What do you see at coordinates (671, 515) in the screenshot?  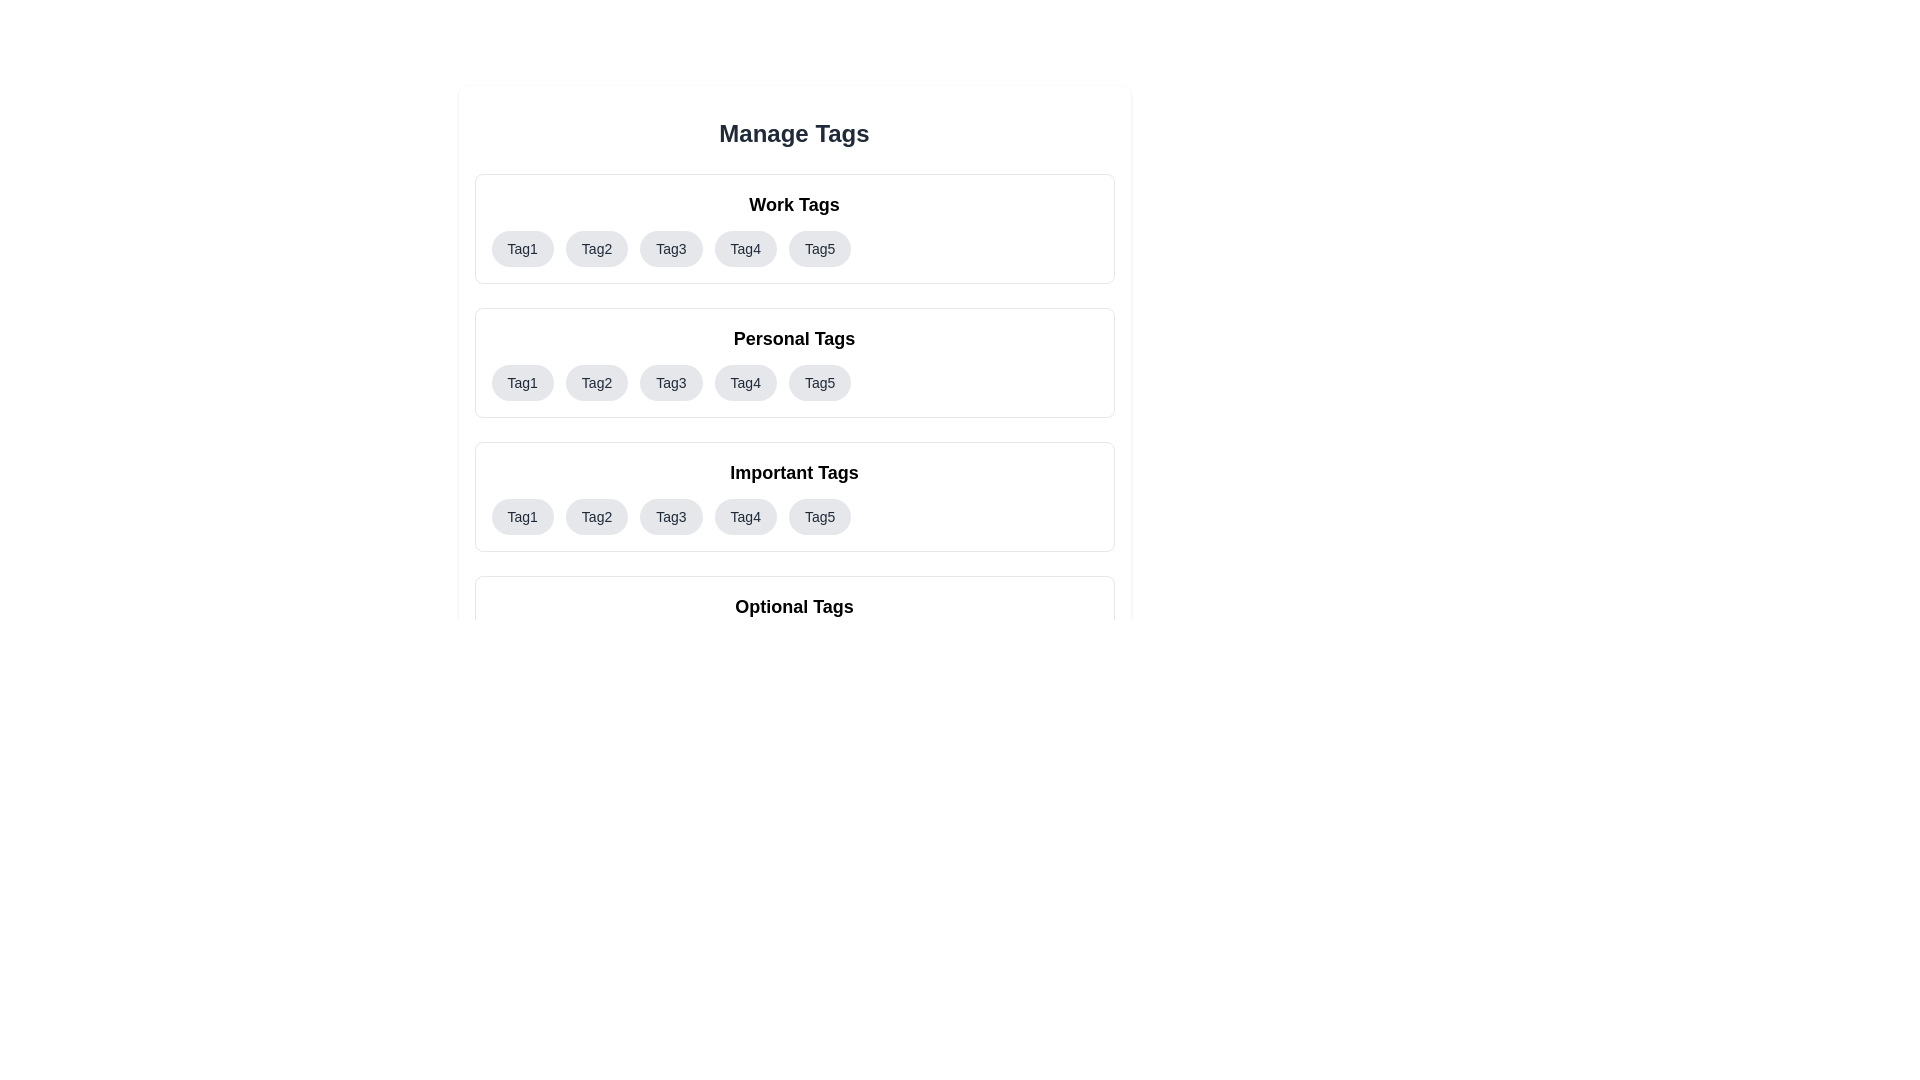 I see `the button labeled 'Tag3' in the 'Important Tags' category` at bounding box center [671, 515].